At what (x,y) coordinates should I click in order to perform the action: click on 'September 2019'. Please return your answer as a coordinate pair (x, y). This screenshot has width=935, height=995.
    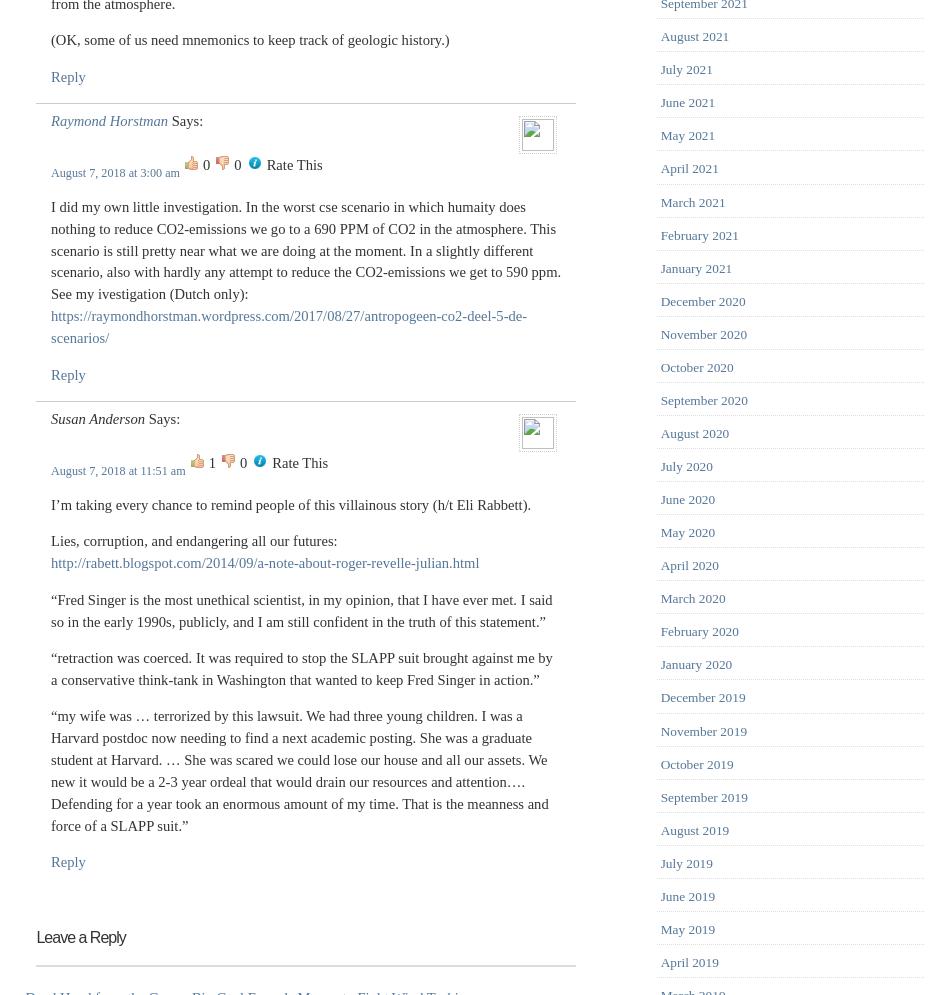
    Looking at the image, I should click on (702, 796).